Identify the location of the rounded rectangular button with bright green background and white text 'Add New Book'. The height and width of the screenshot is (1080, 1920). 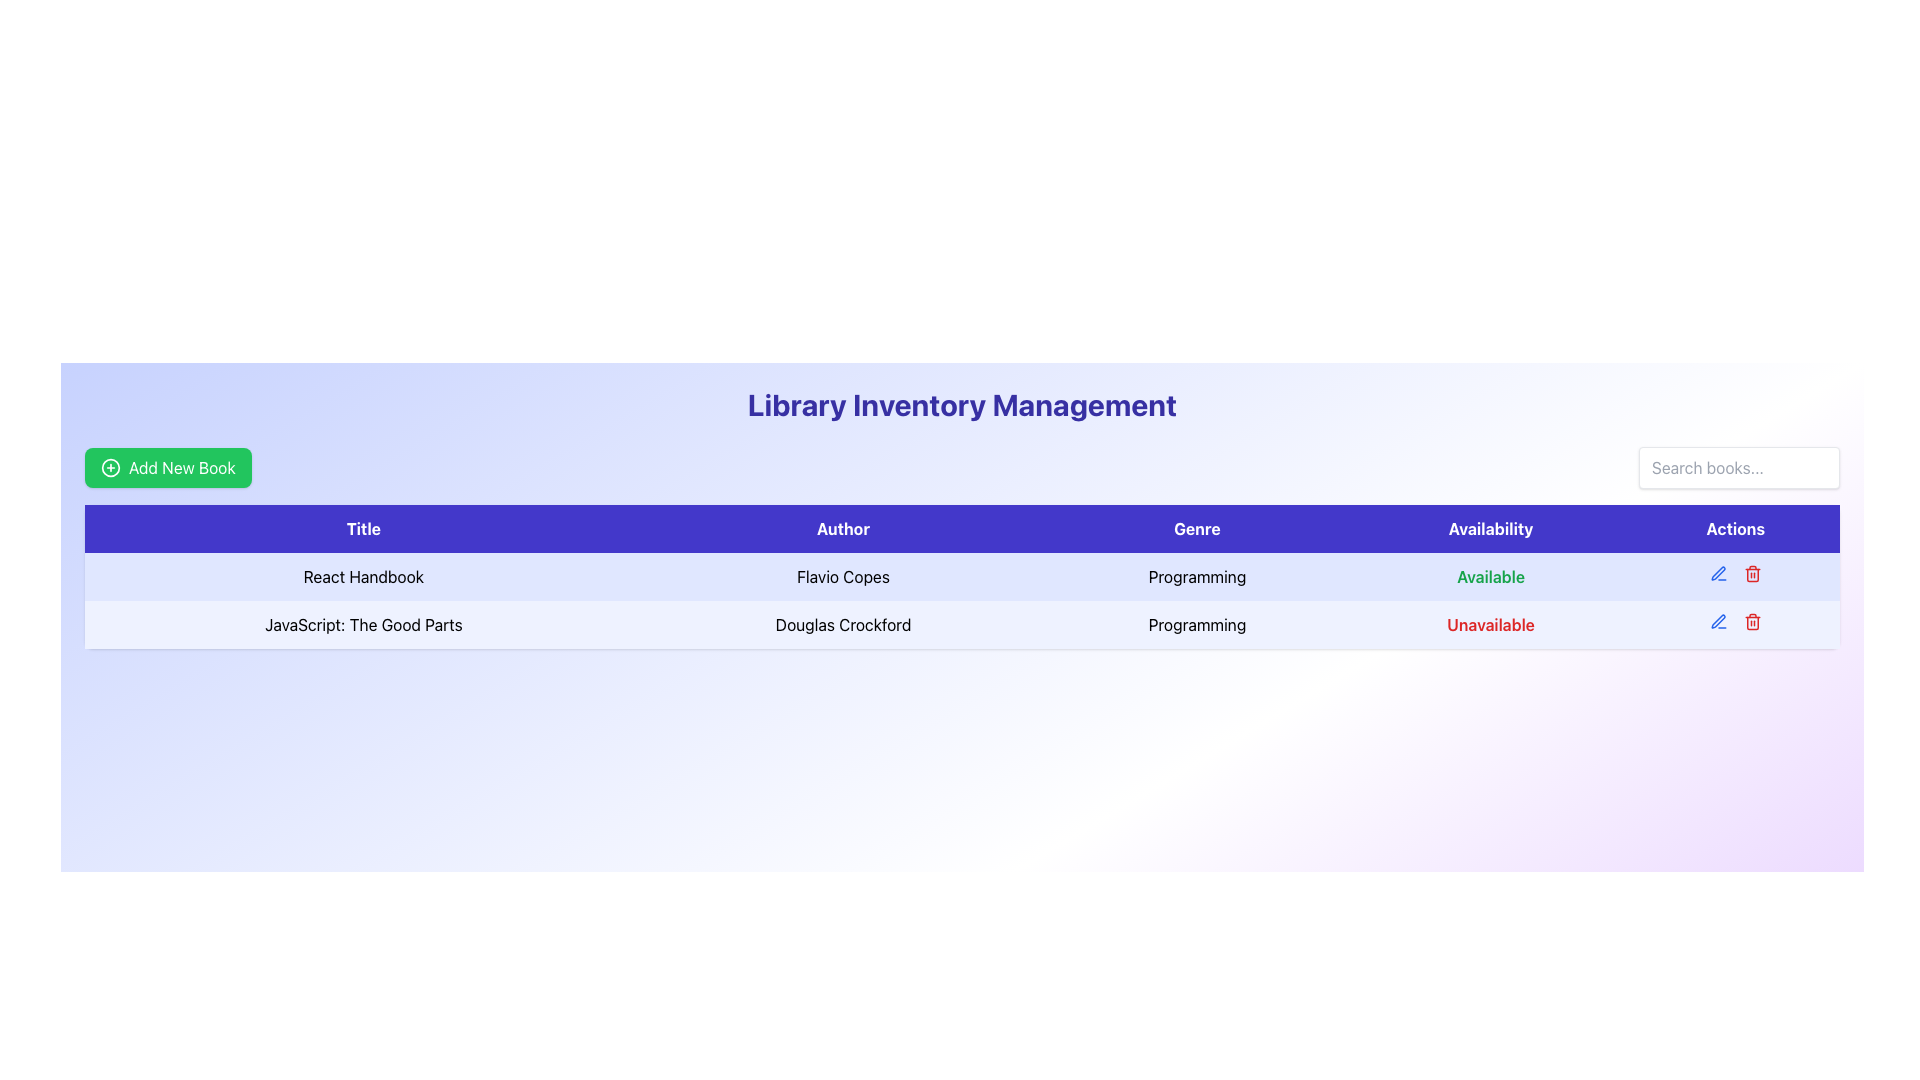
(168, 467).